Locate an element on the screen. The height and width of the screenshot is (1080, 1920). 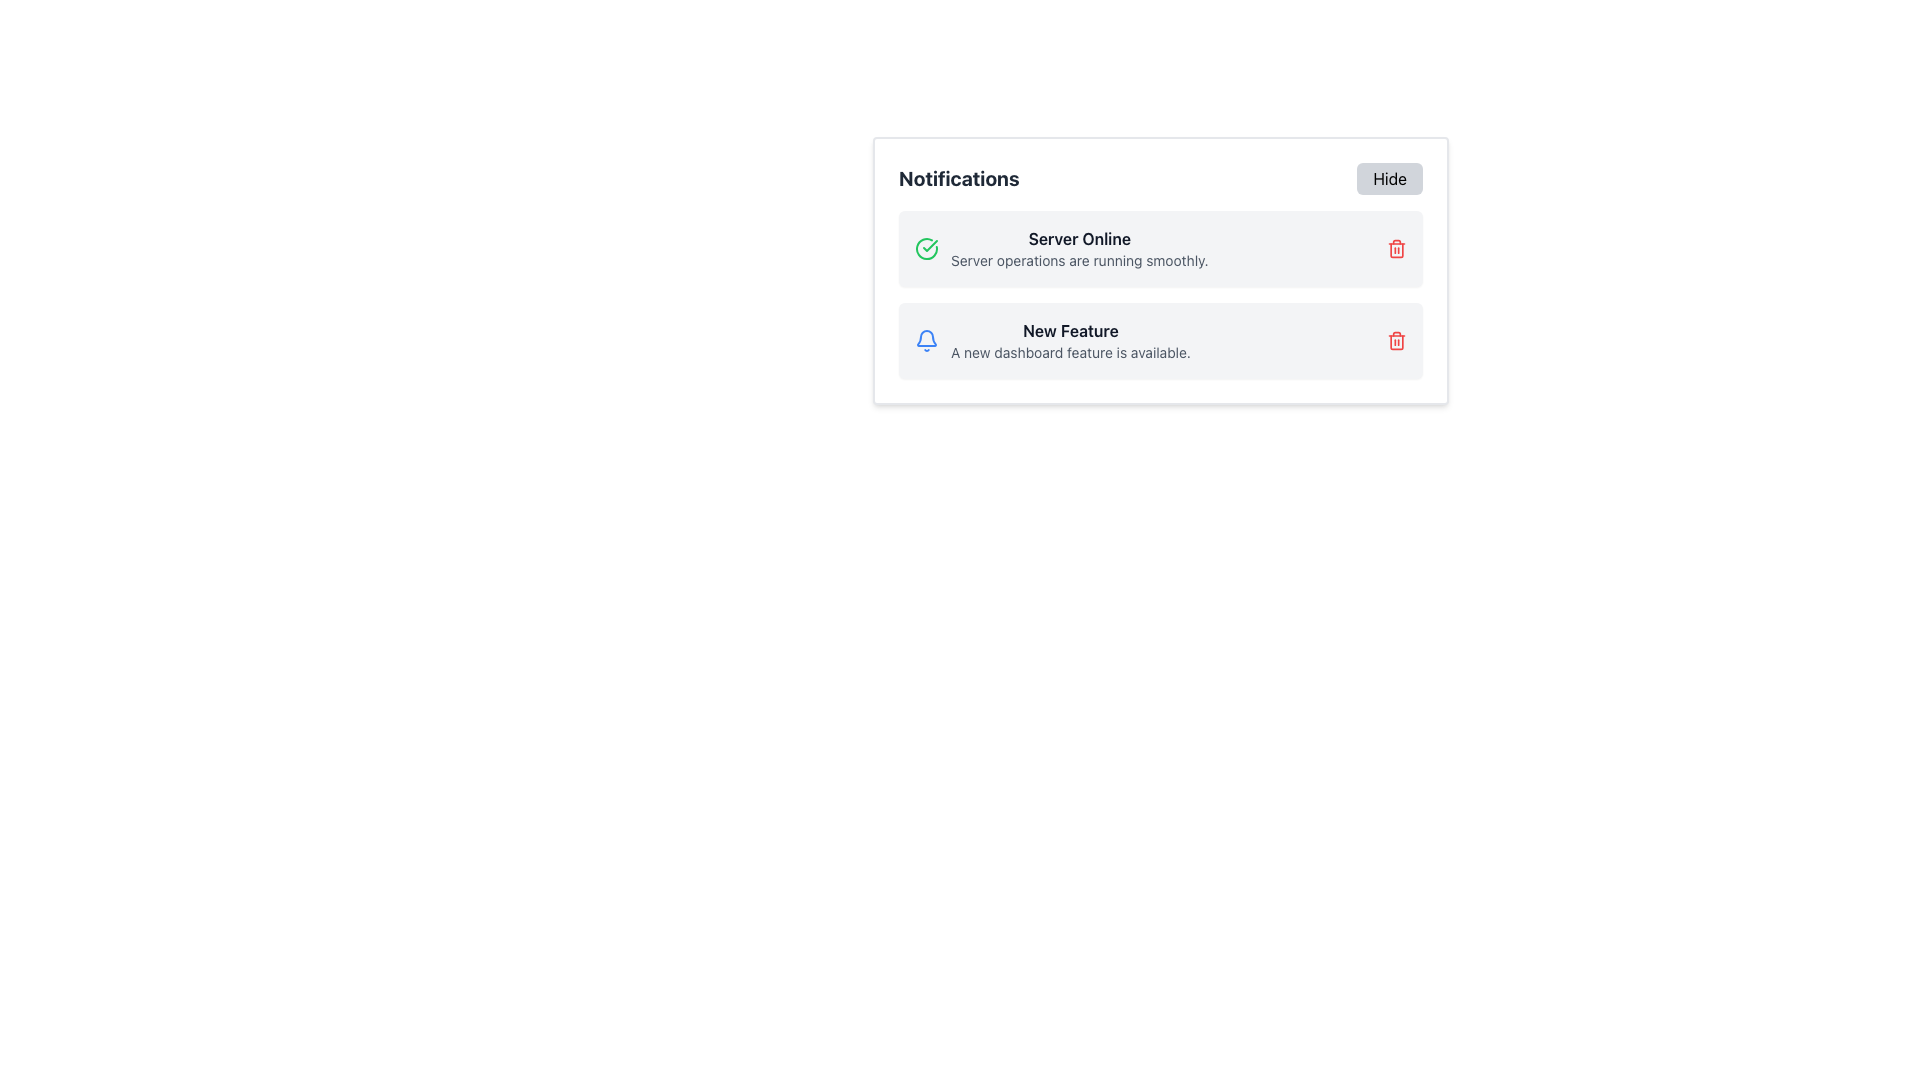
bold text component that displays 'Server Online', located at the top of the first notification card is located at coordinates (1078, 238).